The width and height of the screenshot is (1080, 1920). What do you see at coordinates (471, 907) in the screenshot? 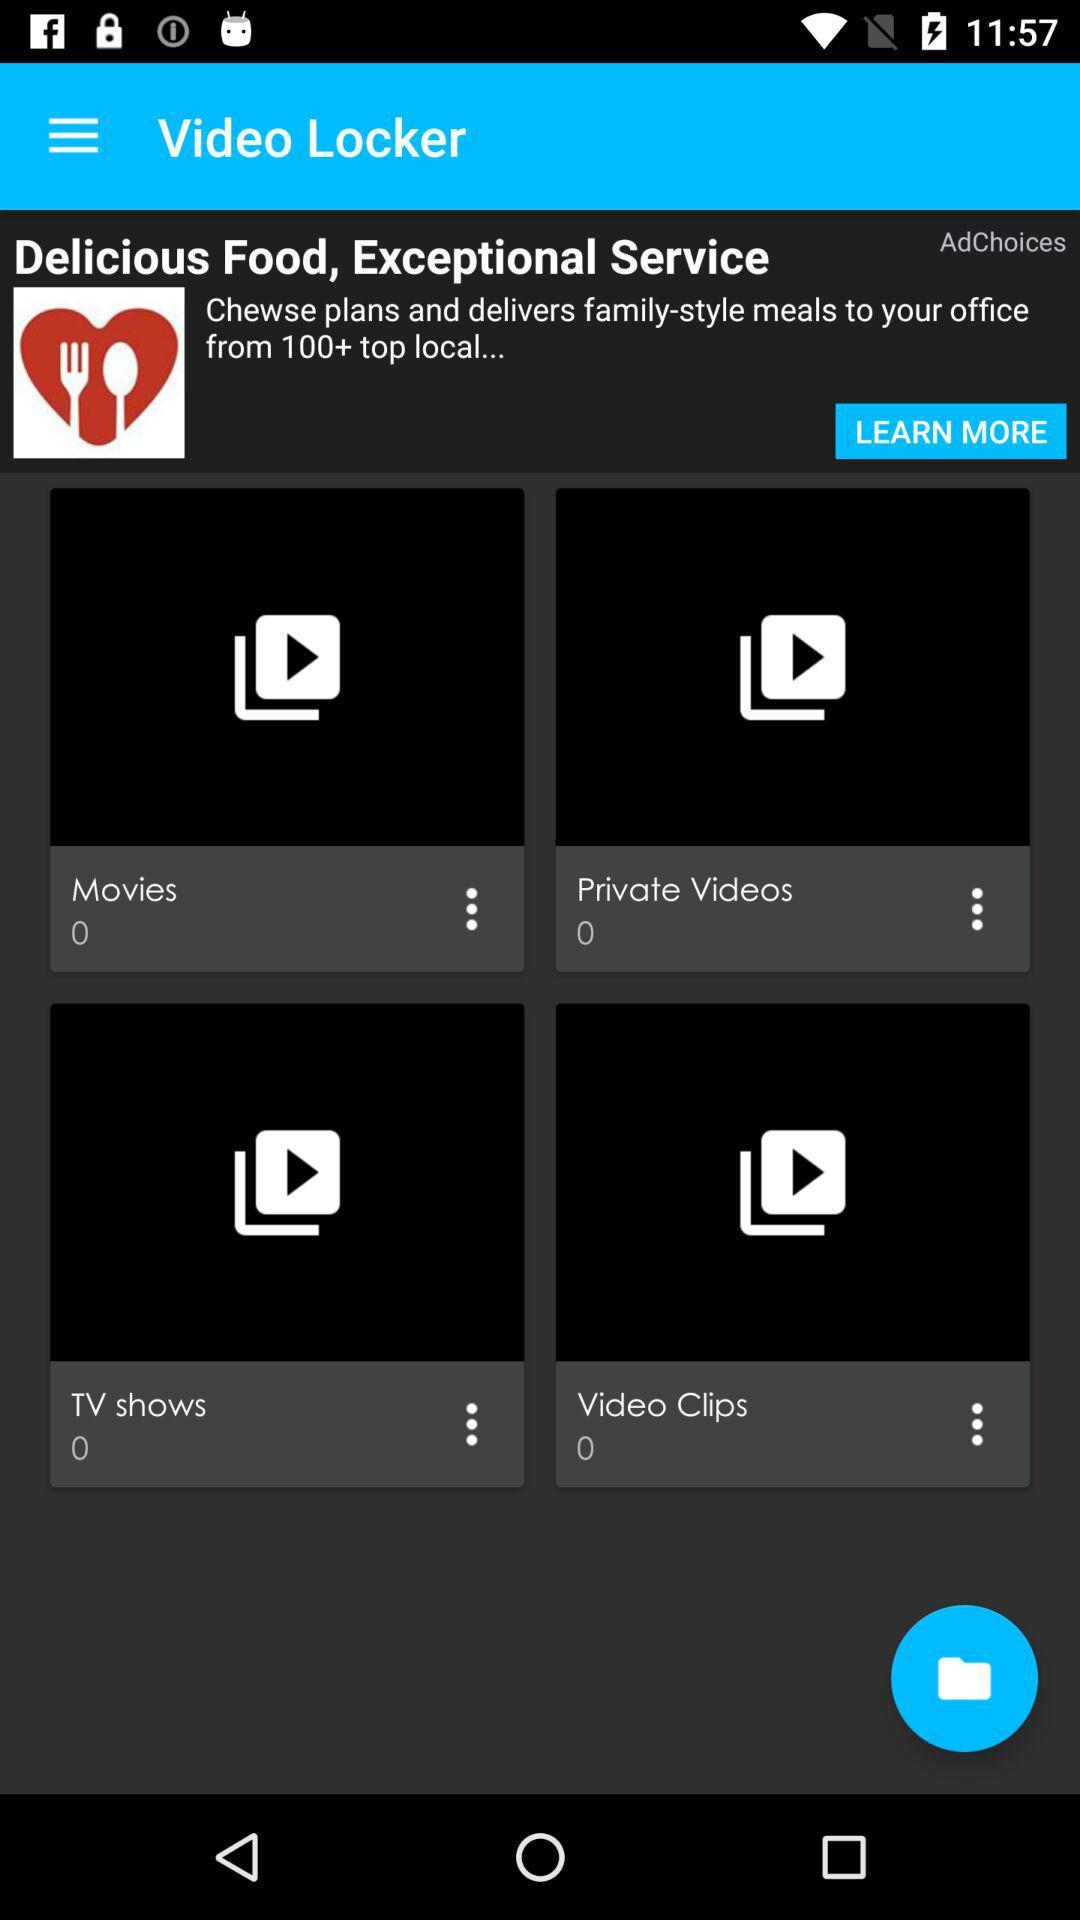
I see `open folder menu` at bounding box center [471, 907].